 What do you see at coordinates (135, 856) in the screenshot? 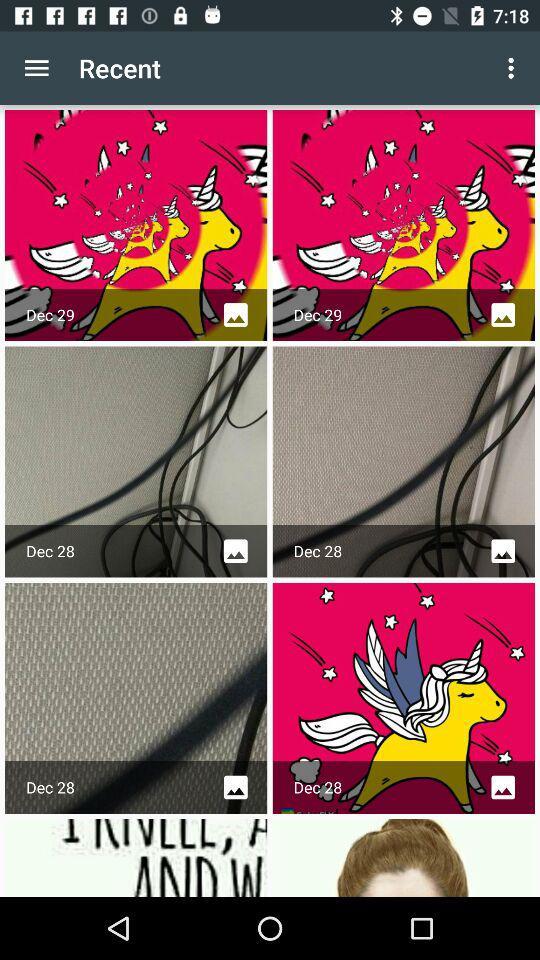
I see `first image in the fourth row` at bounding box center [135, 856].